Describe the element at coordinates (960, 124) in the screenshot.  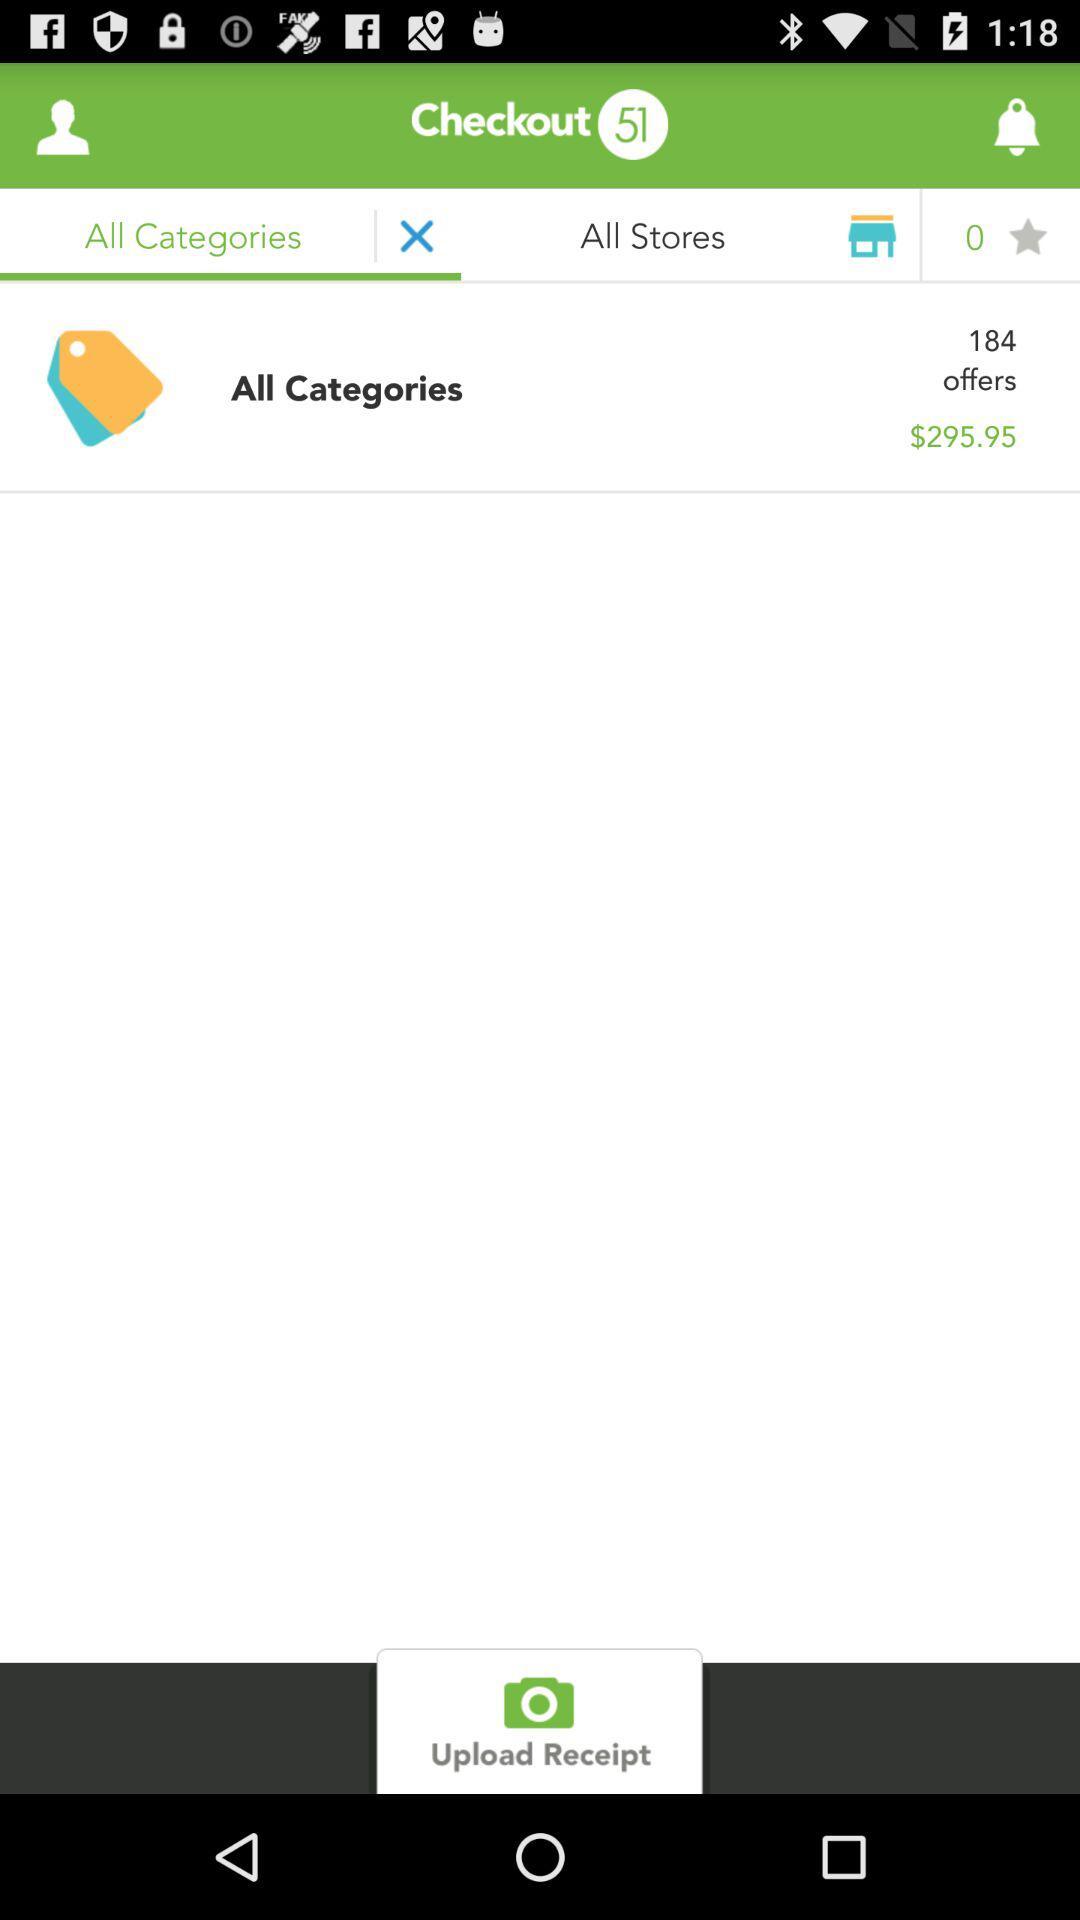
I see `the item next to all stores item` at that location.